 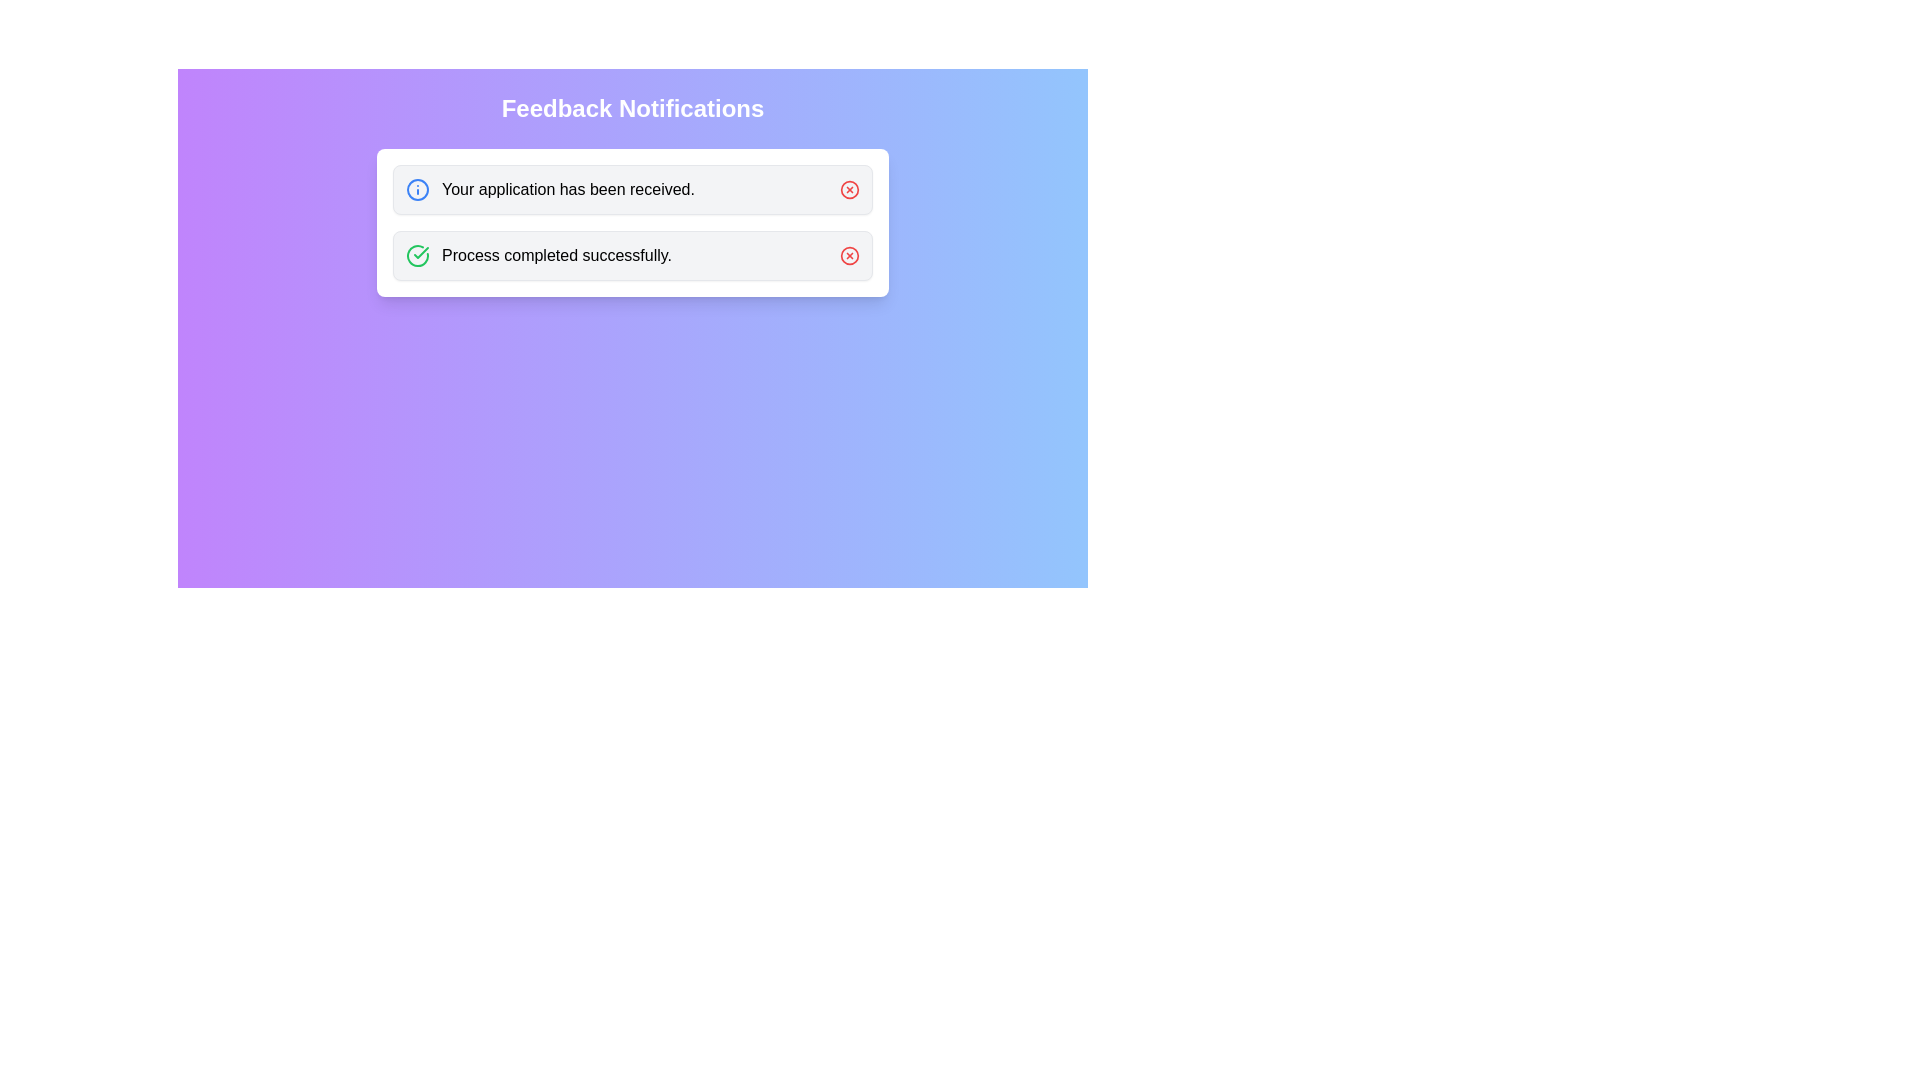 I want to click on the visual state of the circular Icon component located on the right side of the lower notification box, so click(x=849, y=254).